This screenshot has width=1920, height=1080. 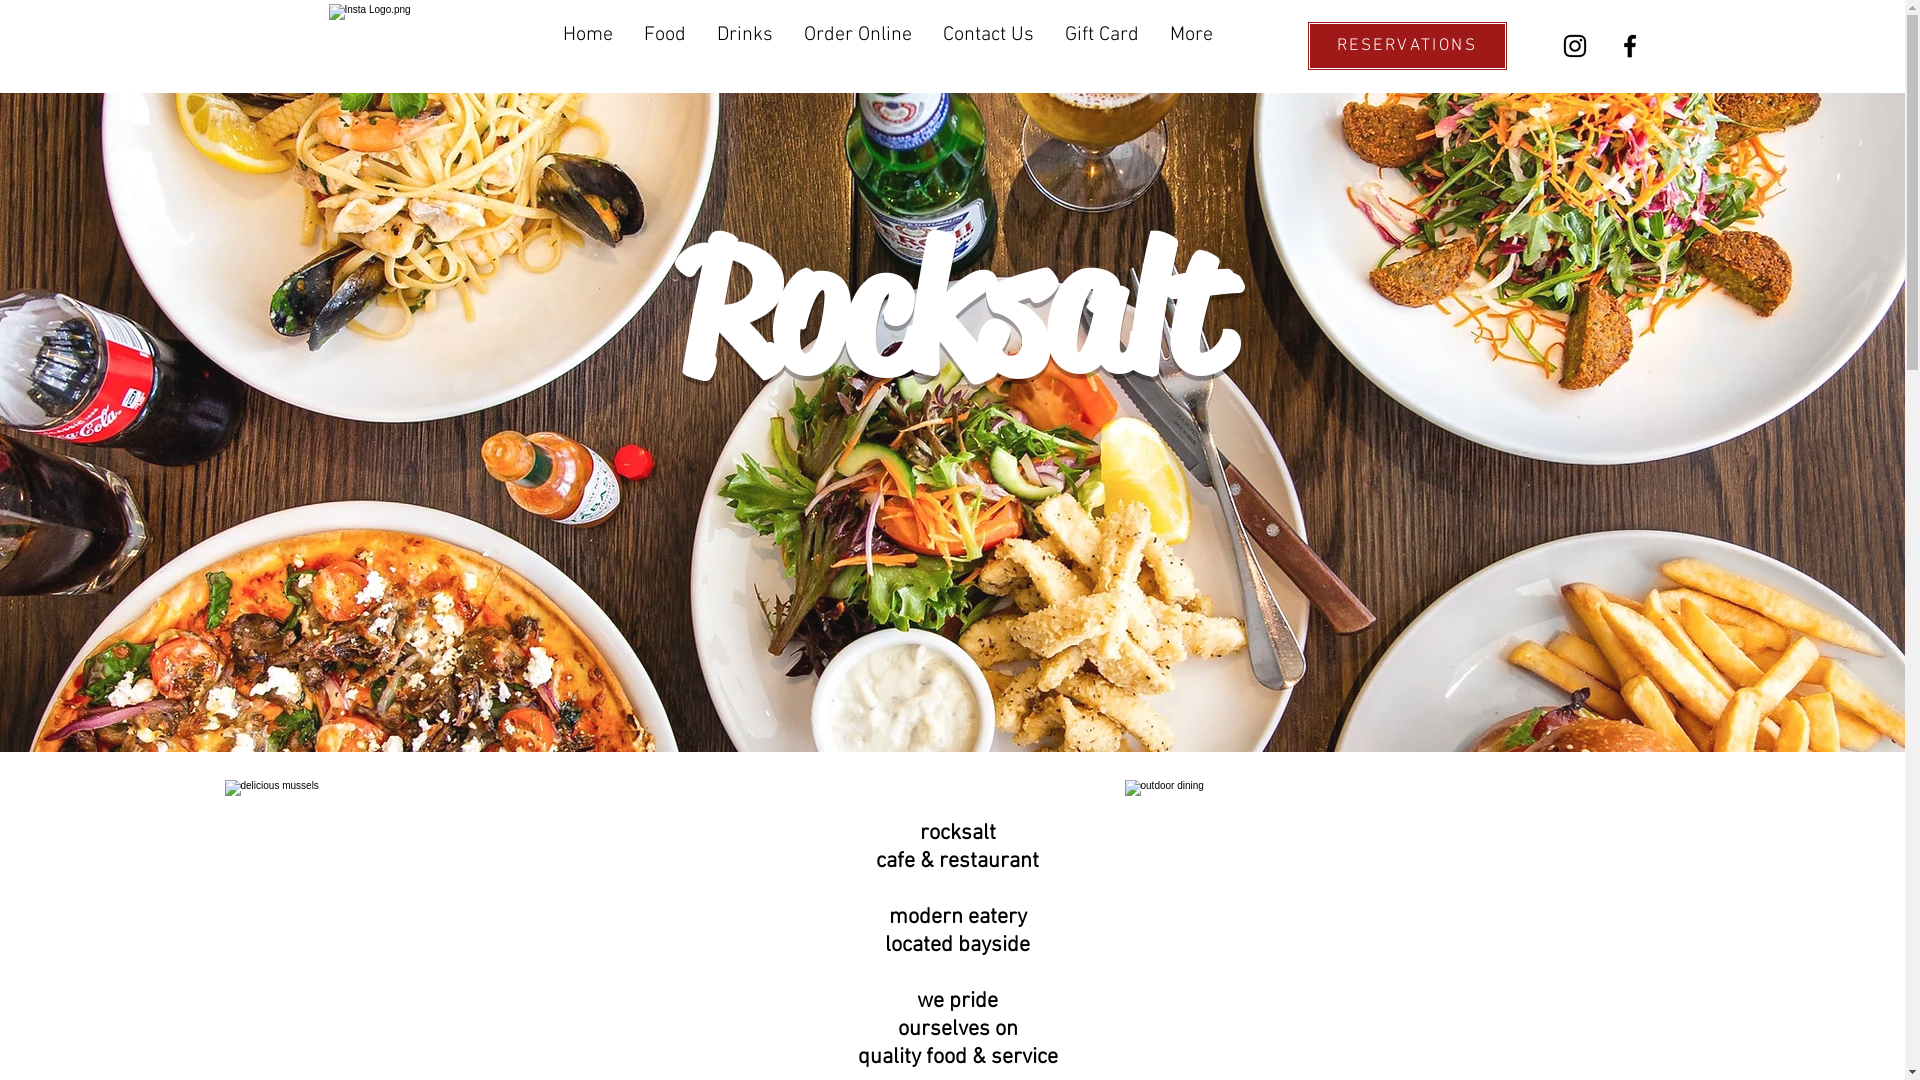 What do you see at coordinates (627, 38) in the screenshot?
I see `'Food'` at bounding box center [627, 38].